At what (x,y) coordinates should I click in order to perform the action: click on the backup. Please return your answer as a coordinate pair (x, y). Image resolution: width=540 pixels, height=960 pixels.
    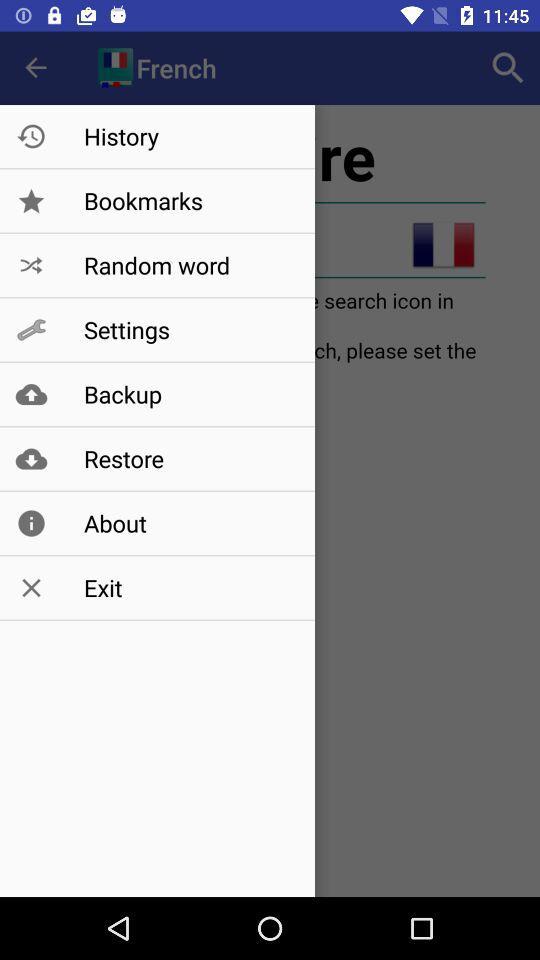
    Looking at the image, I should click on (189, 393).